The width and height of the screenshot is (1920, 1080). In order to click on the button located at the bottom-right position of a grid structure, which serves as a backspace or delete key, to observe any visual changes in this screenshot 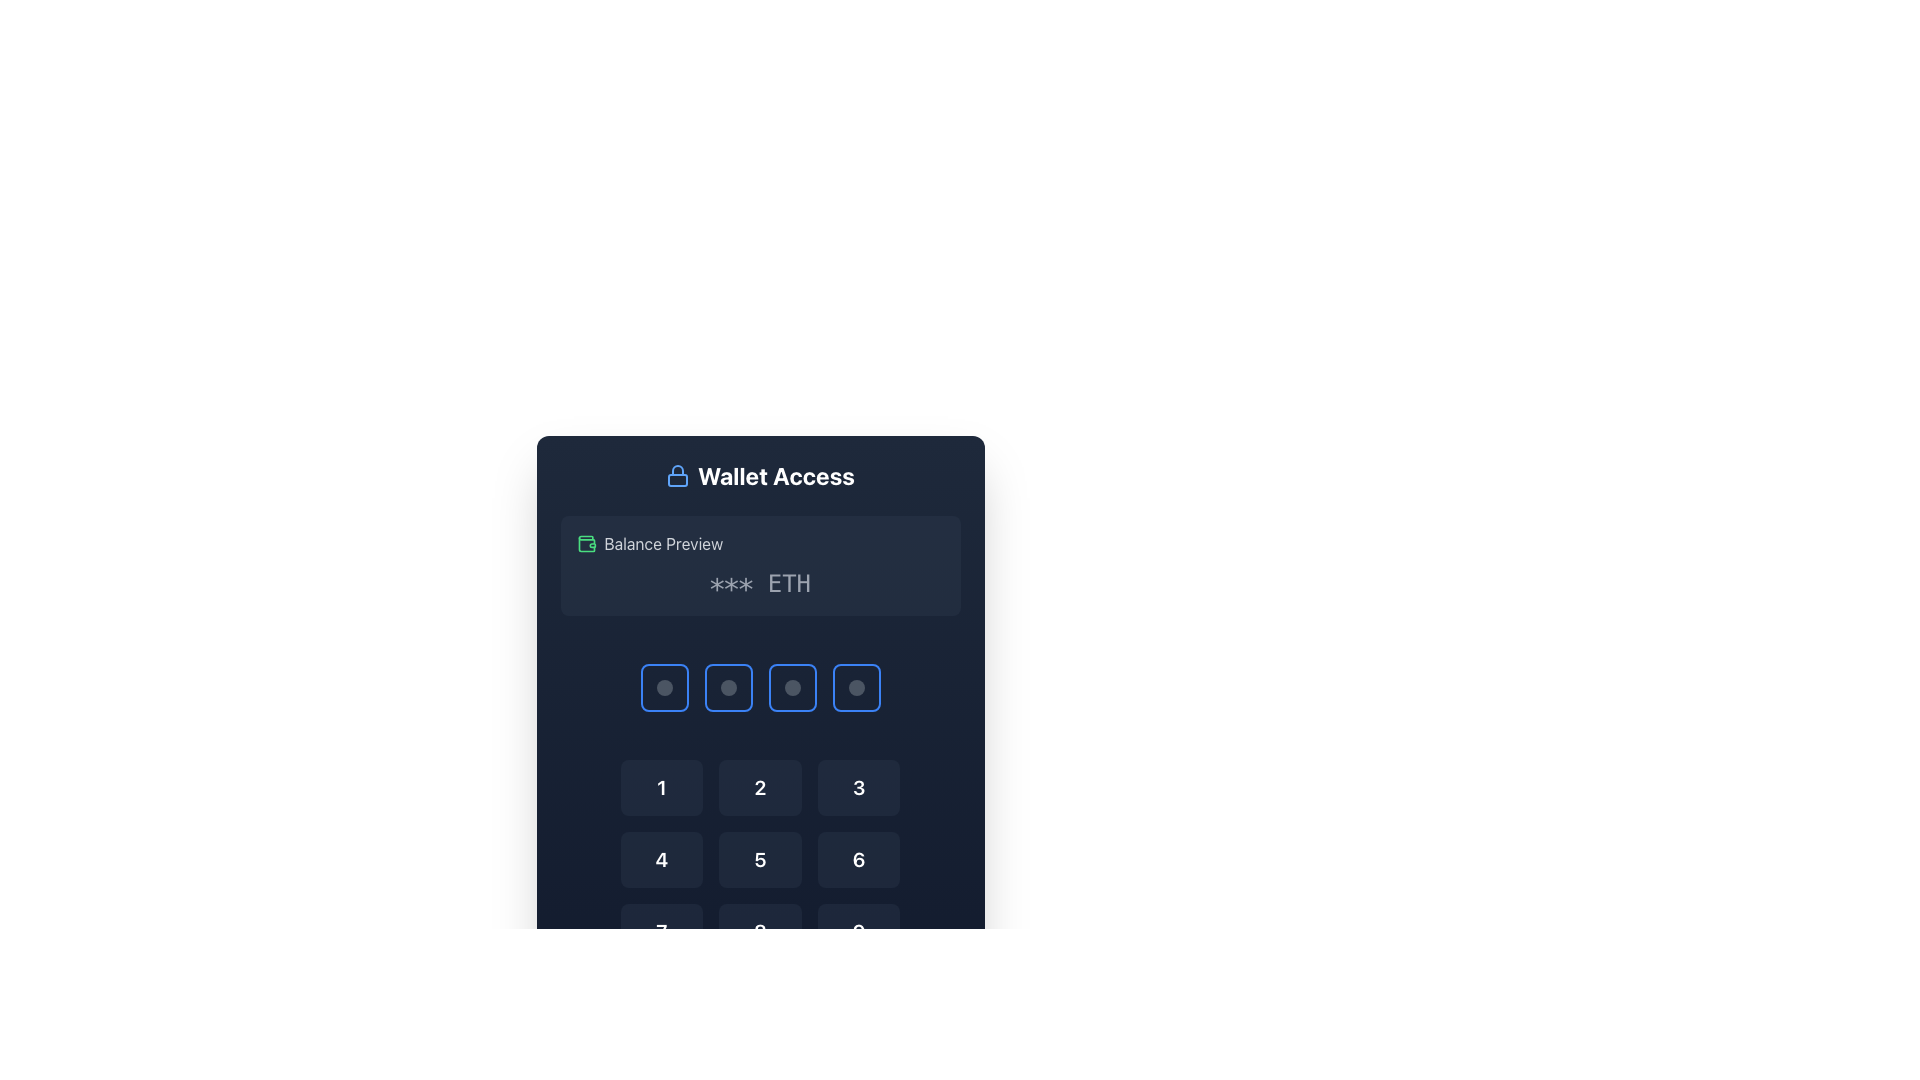, I will do `click(859, 1003)`.